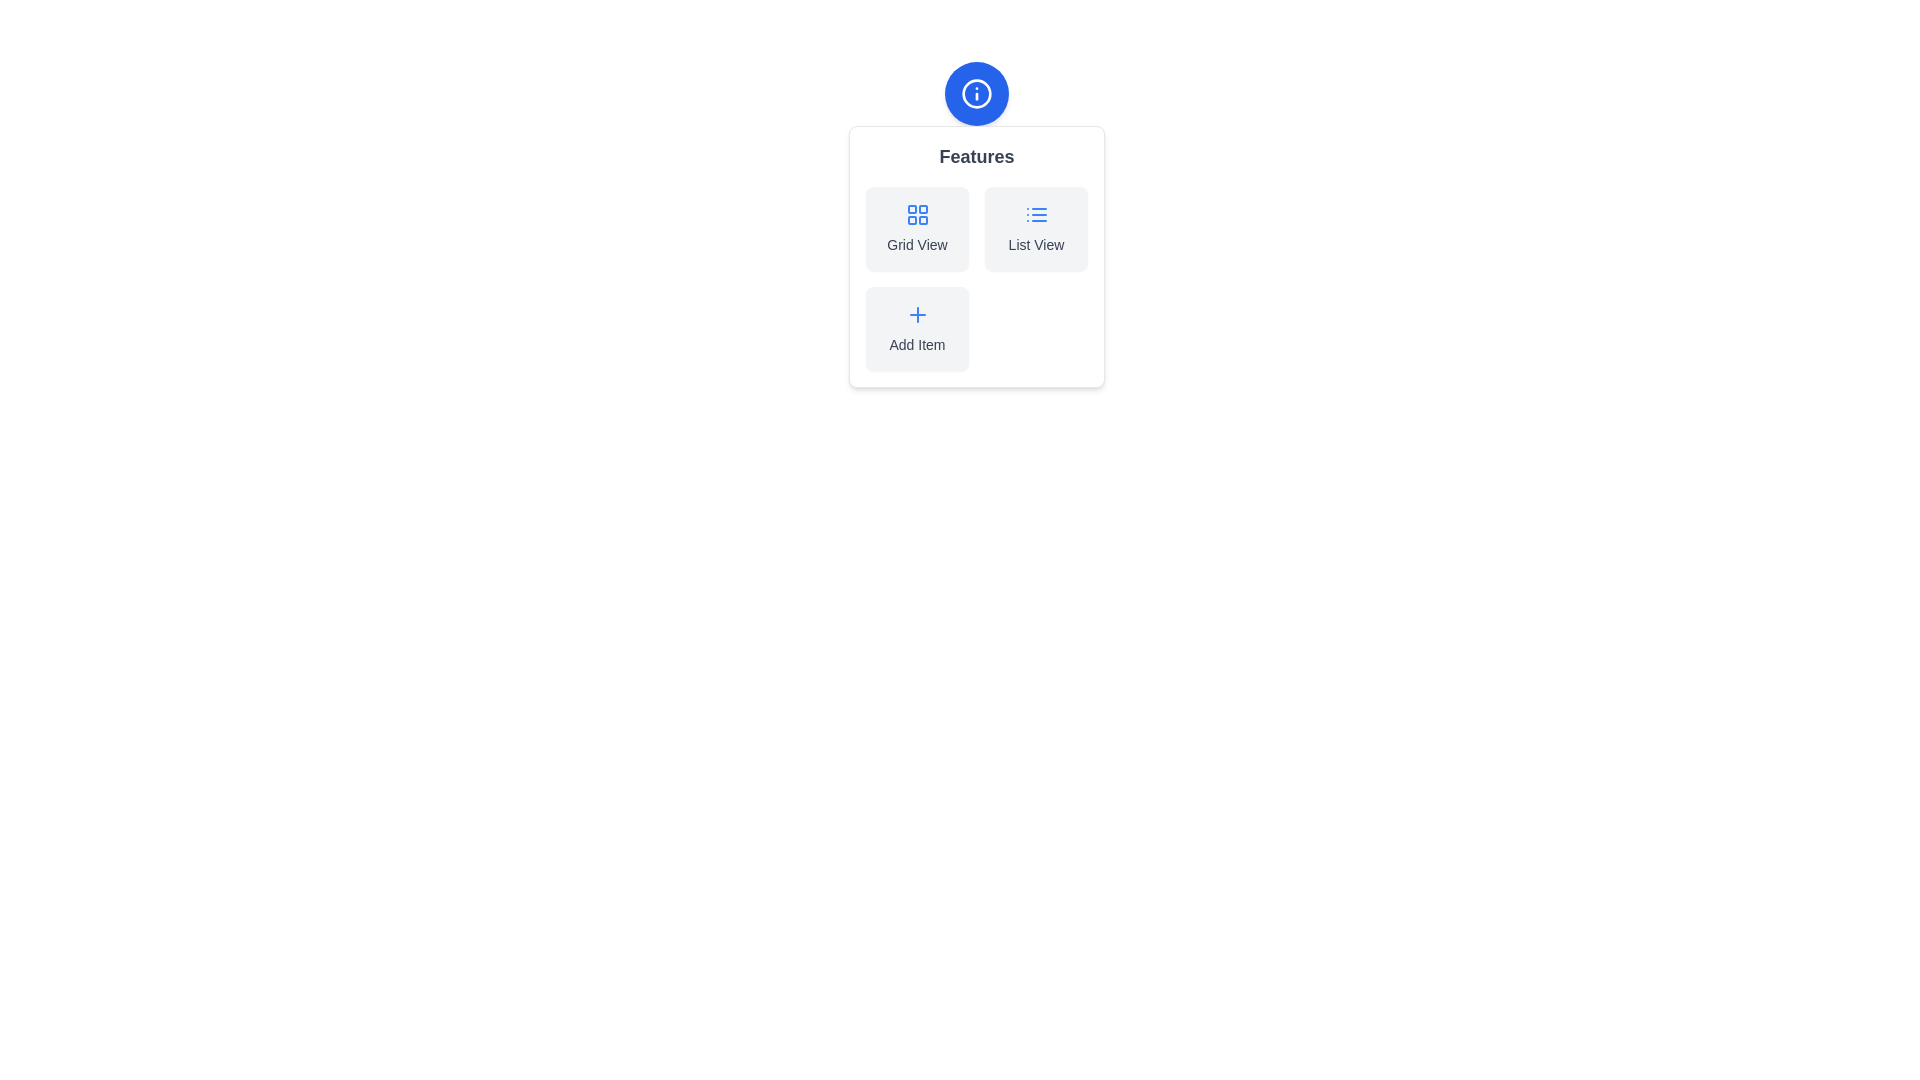 The width and height of the screenshot is (1920, 1080). I want to click on the circular shape (SVG graphic component) that is the outermost circle within the blue circular icon, prominently located at the top center of the interface above the 'Features' buttons, so click(977, 93).